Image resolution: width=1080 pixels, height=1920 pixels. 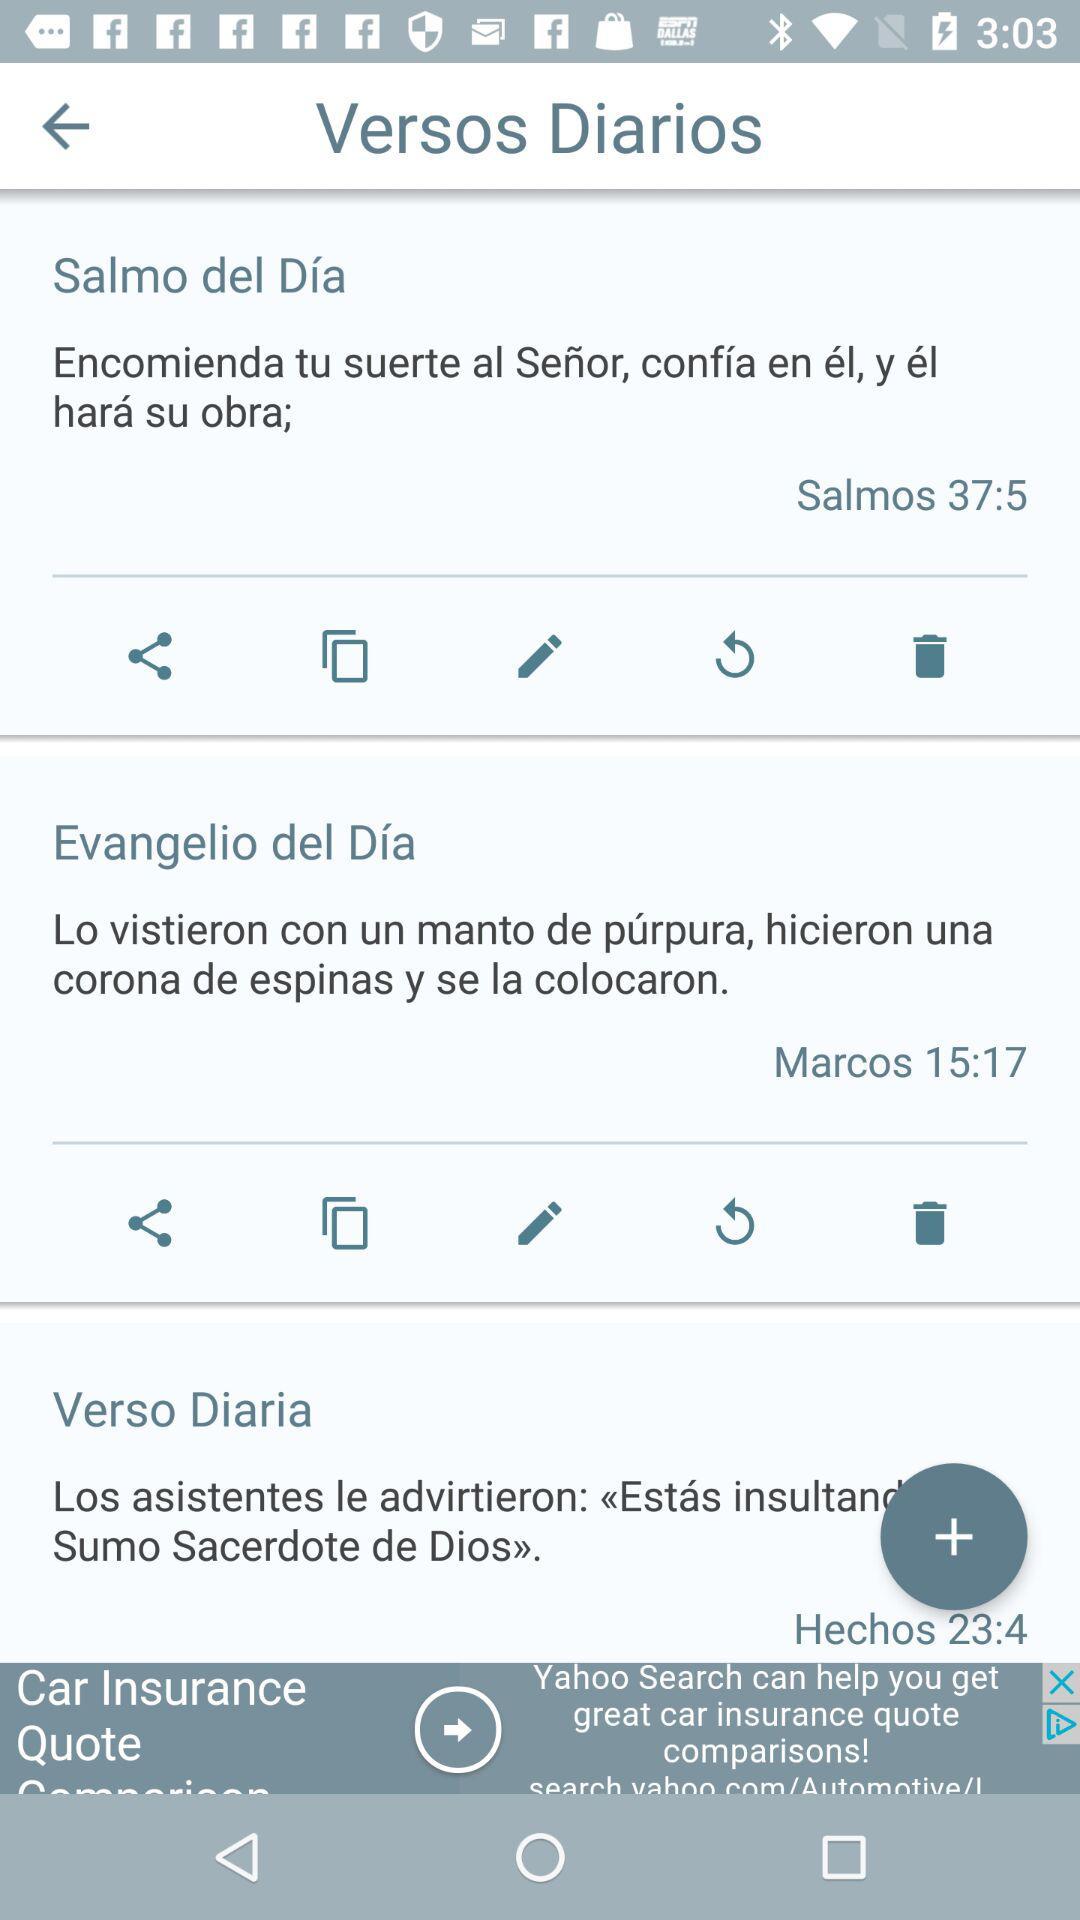 I want to click on the icon at the bottom right corner, so click(x=952, y=1535).